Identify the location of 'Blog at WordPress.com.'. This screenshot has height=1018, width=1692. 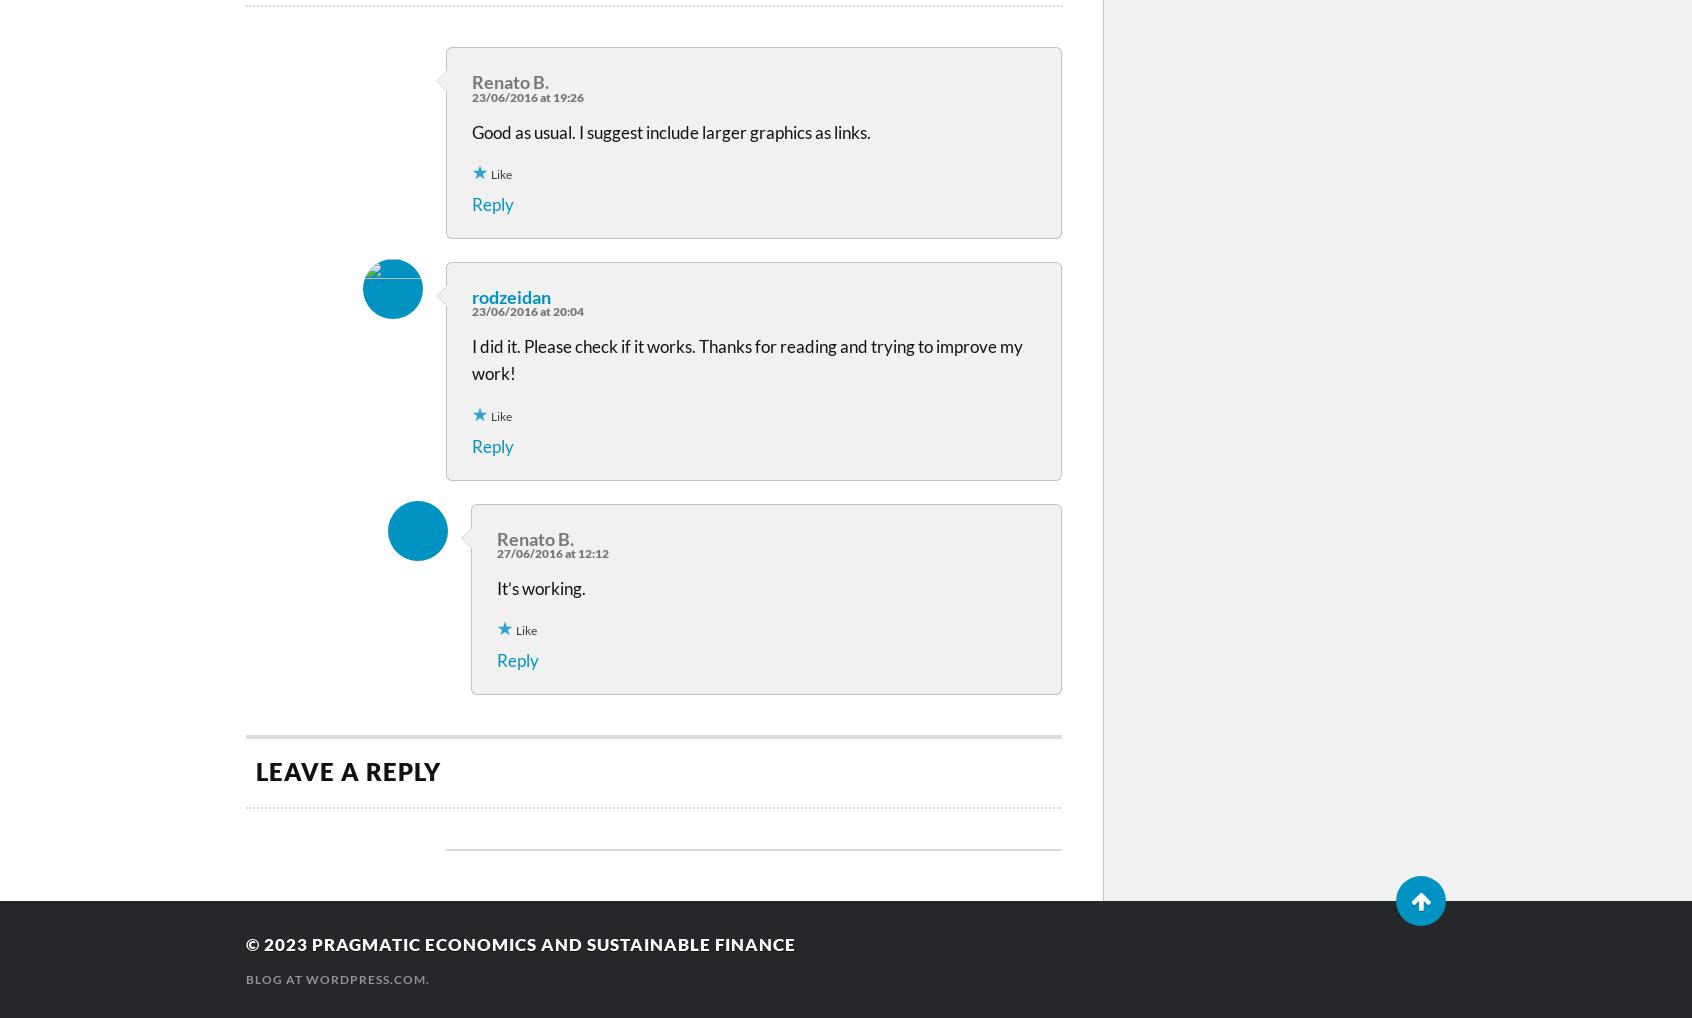
(246, 979).